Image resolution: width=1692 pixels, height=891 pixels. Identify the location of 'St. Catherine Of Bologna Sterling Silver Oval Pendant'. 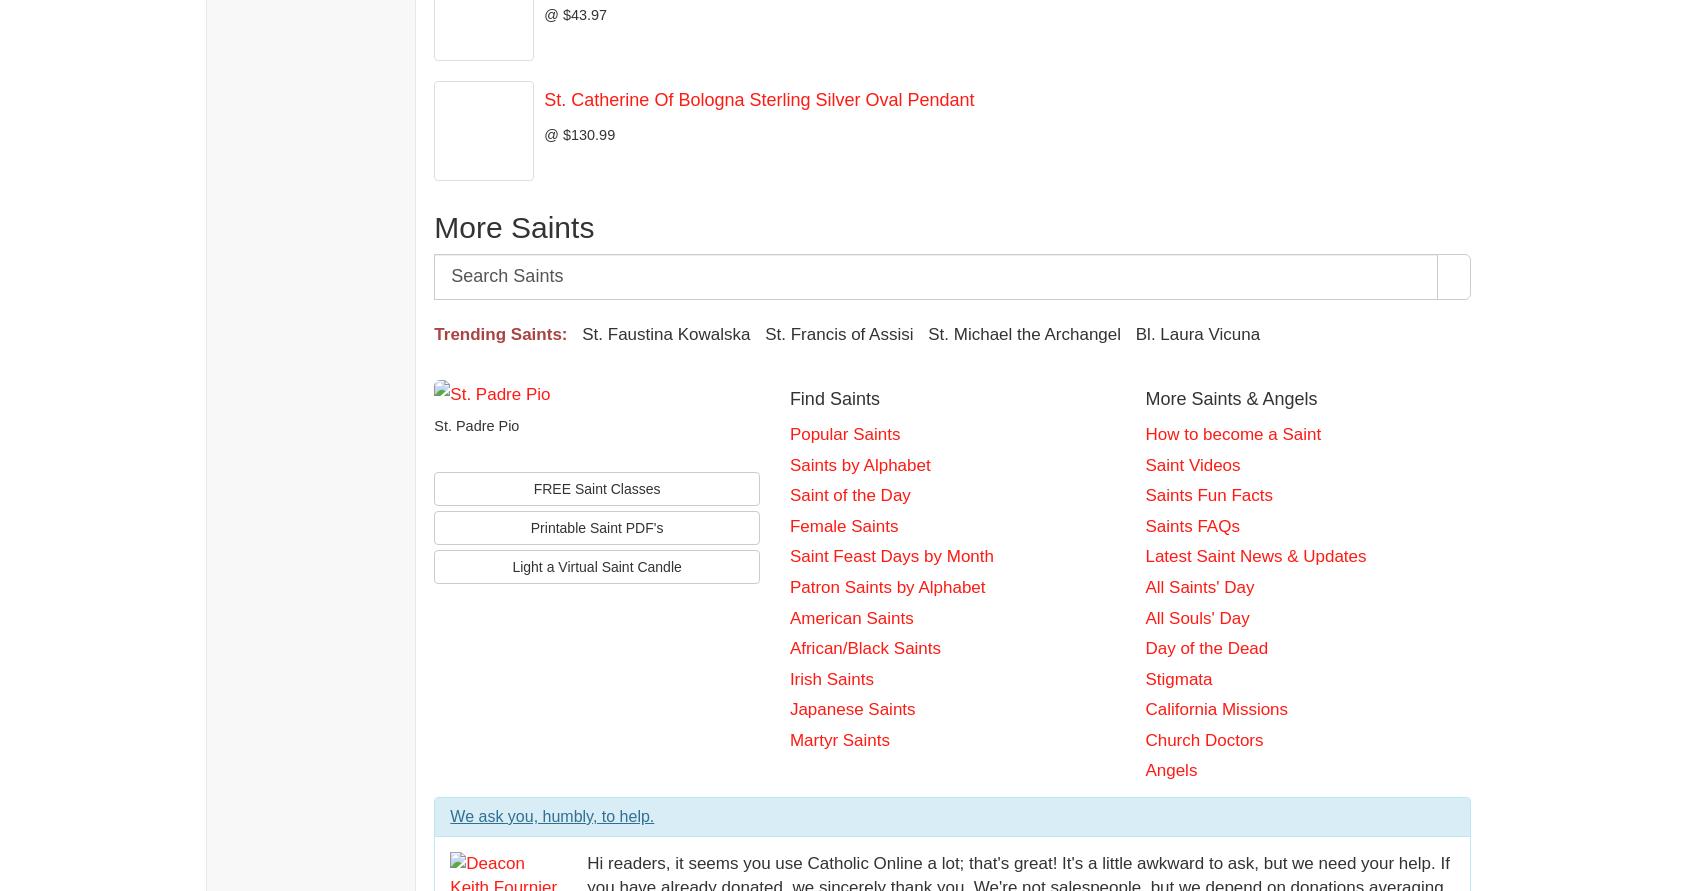
(758, 97).